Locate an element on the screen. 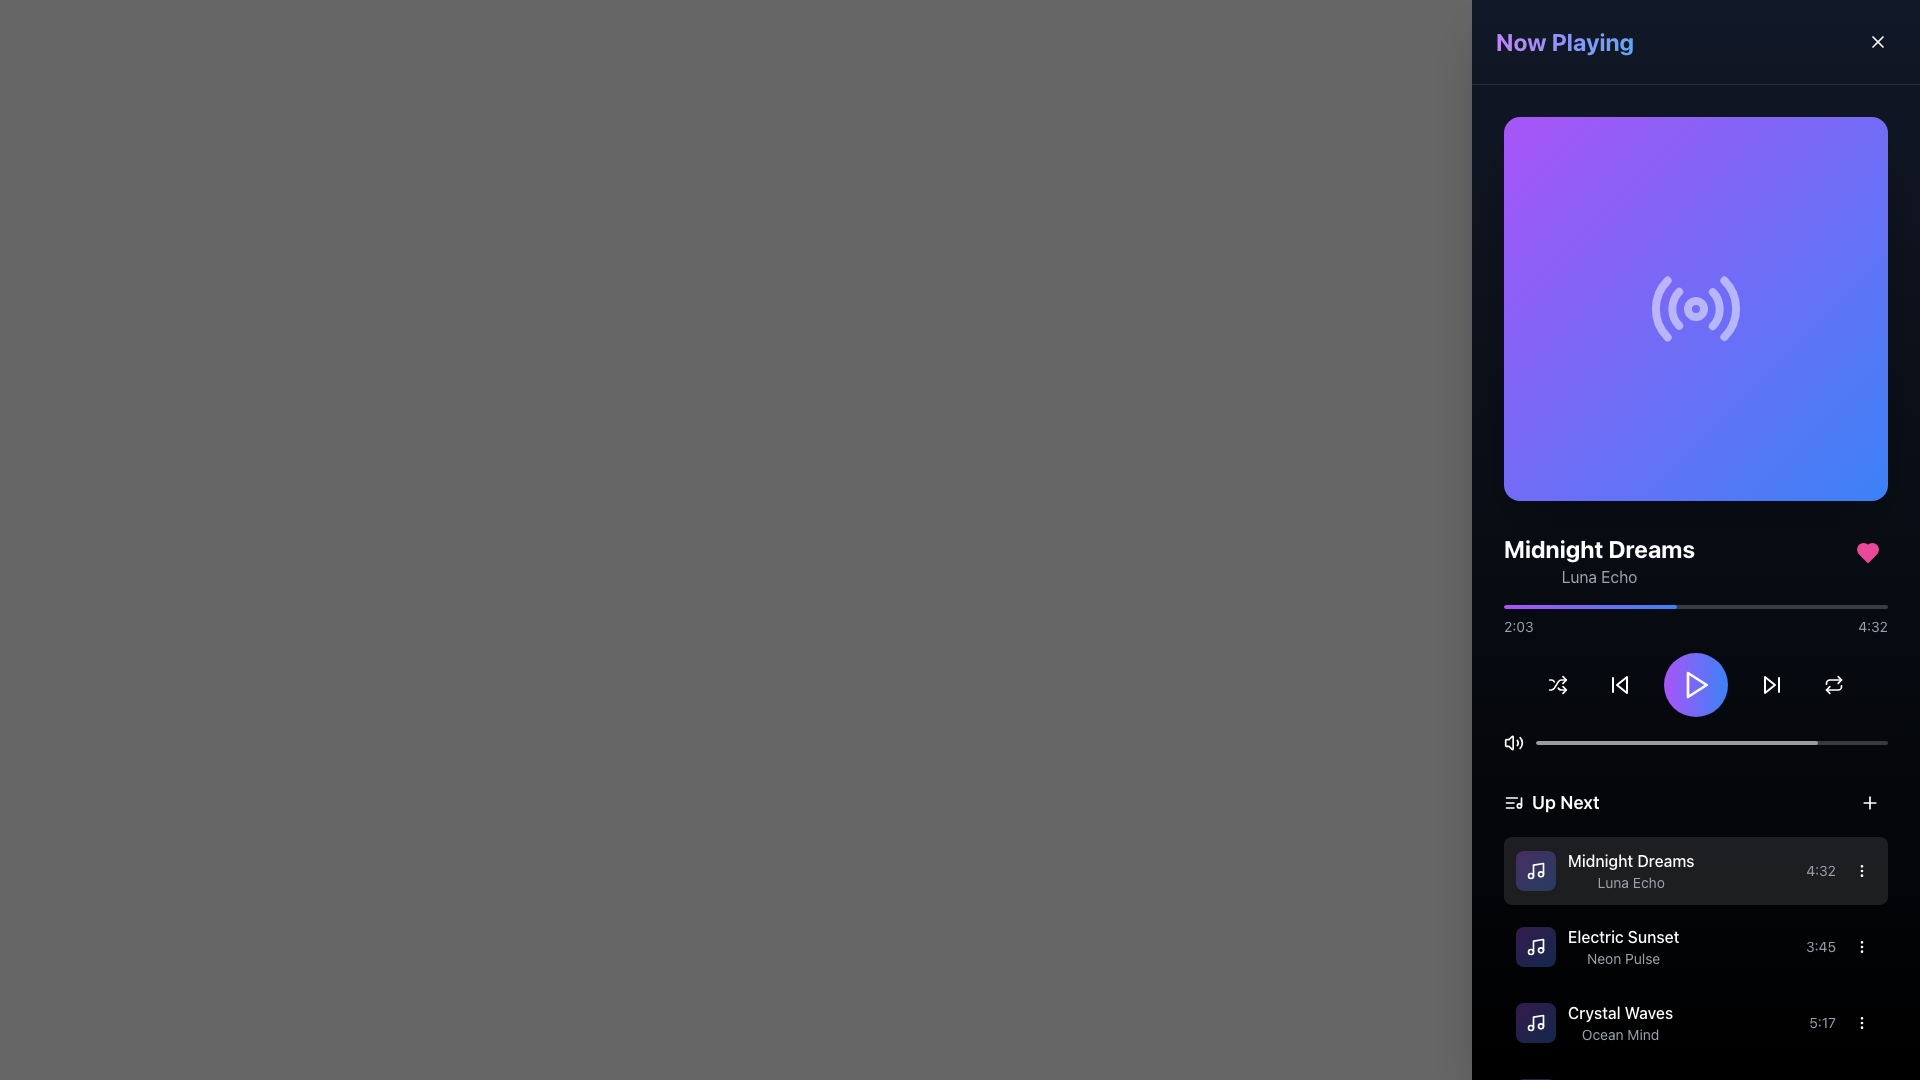  the circular button with a gradient background and a white play icon at its center to activate hover effects is located at coordinates (1694, 684).